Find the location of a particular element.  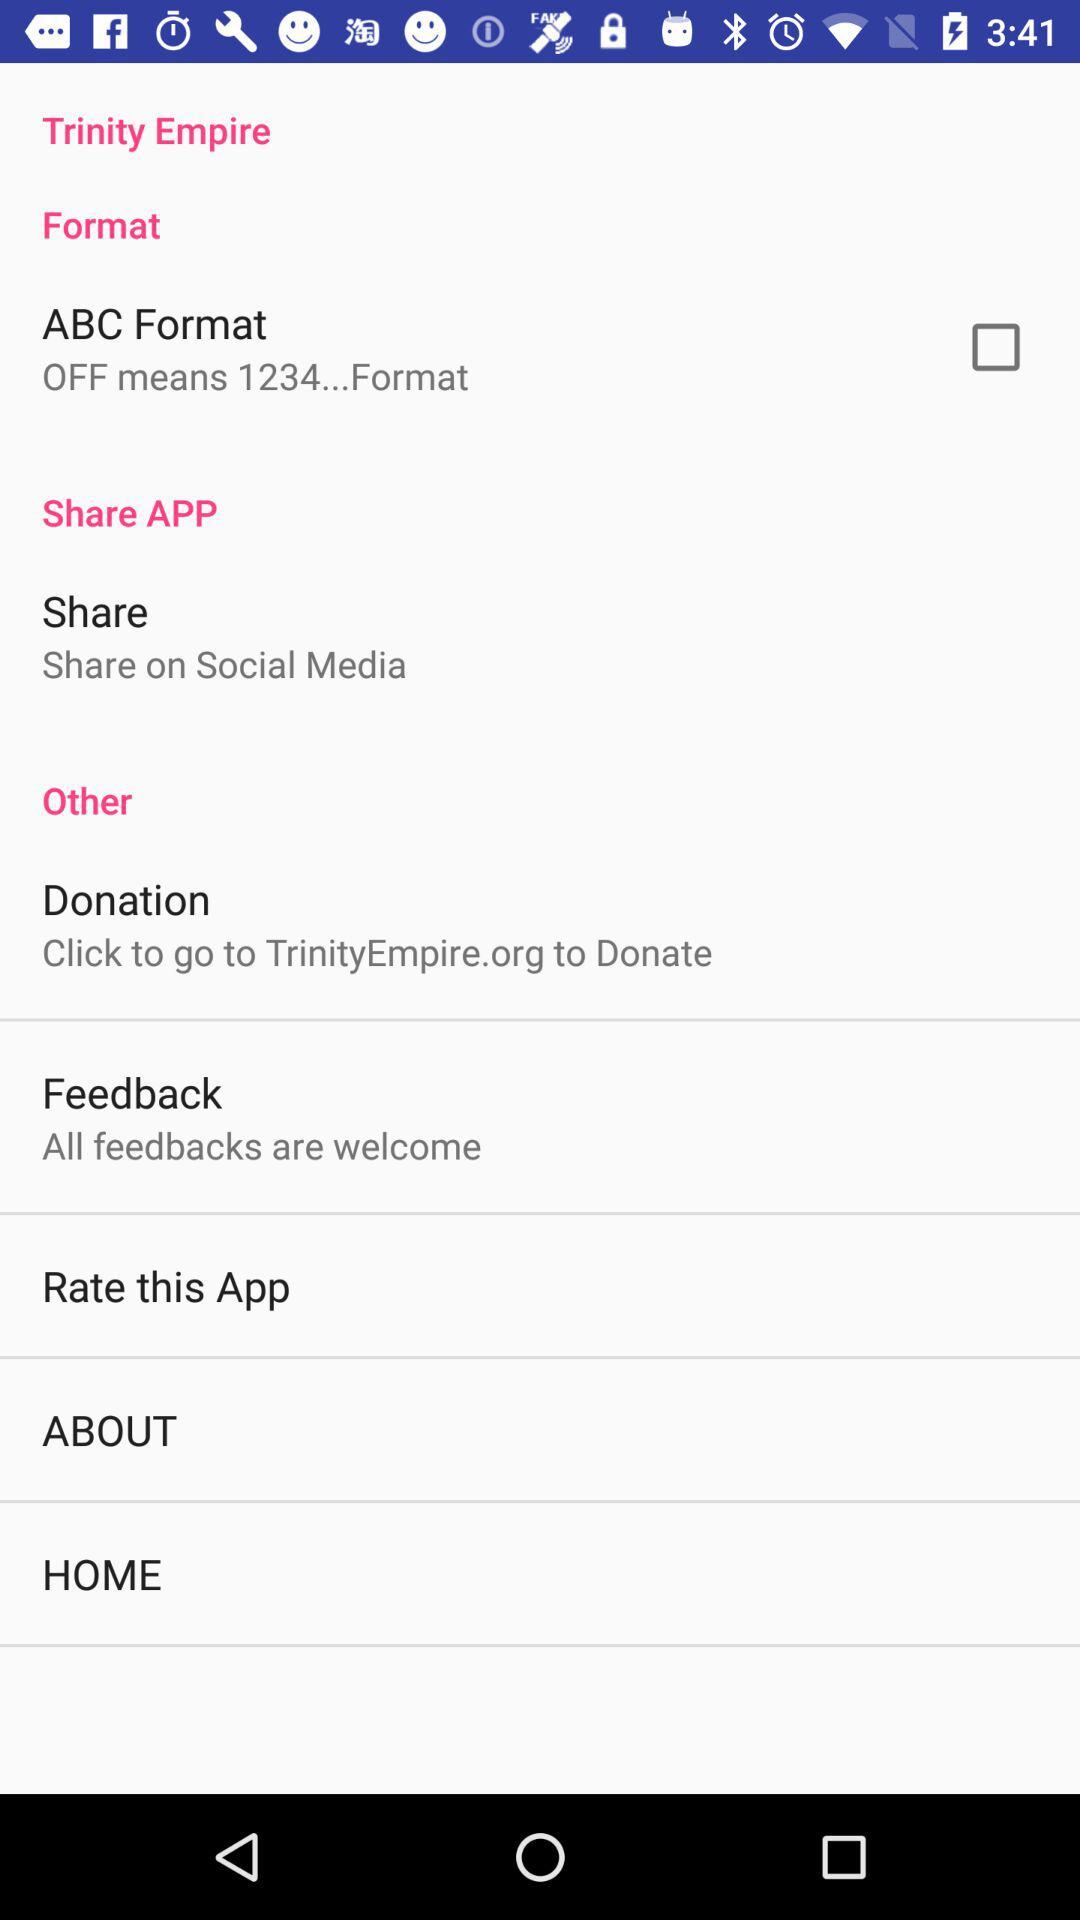

the button next to the abc format is located at coordinates (995, 346).